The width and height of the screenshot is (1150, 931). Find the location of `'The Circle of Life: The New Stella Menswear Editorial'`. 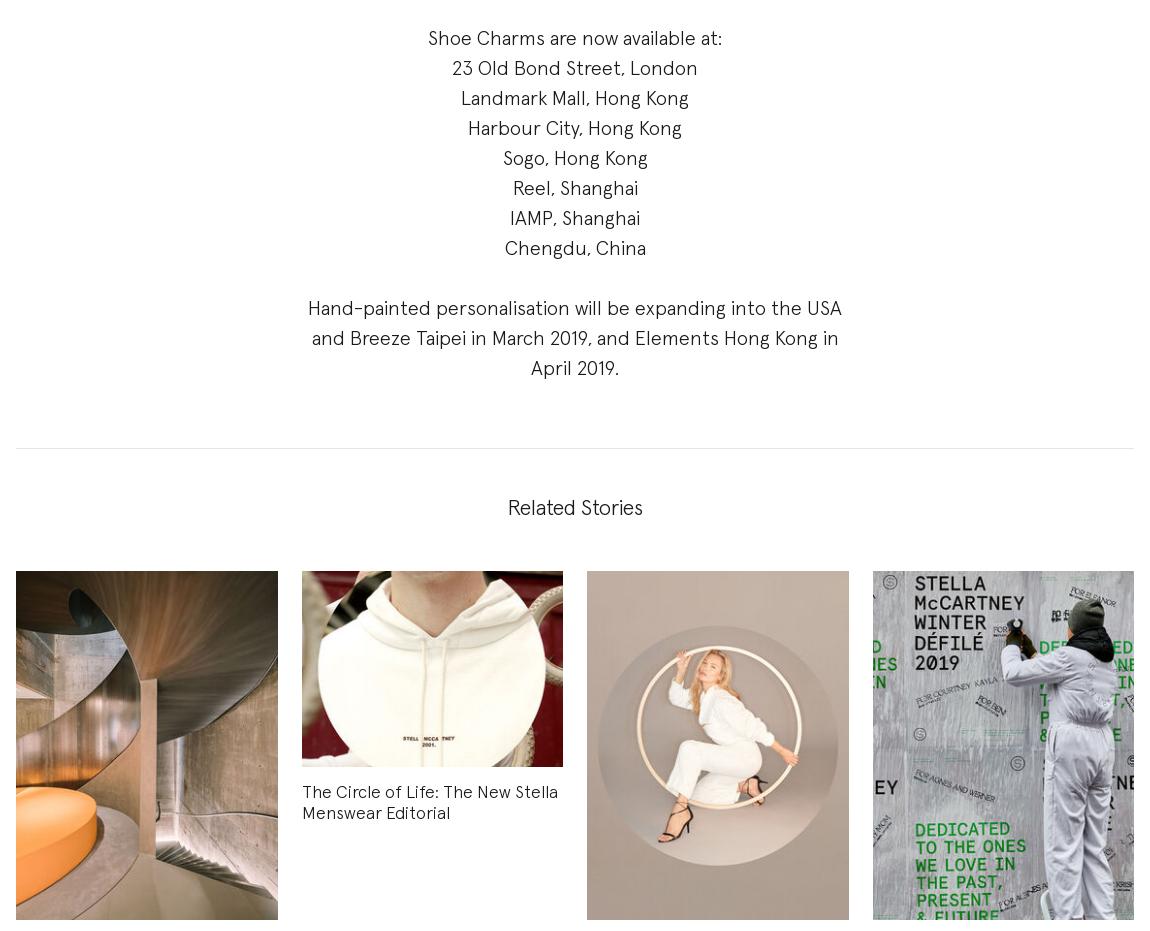

'The Circle of Life: The New Stella Menswear Editorial' is located at coordinates (300, 802).